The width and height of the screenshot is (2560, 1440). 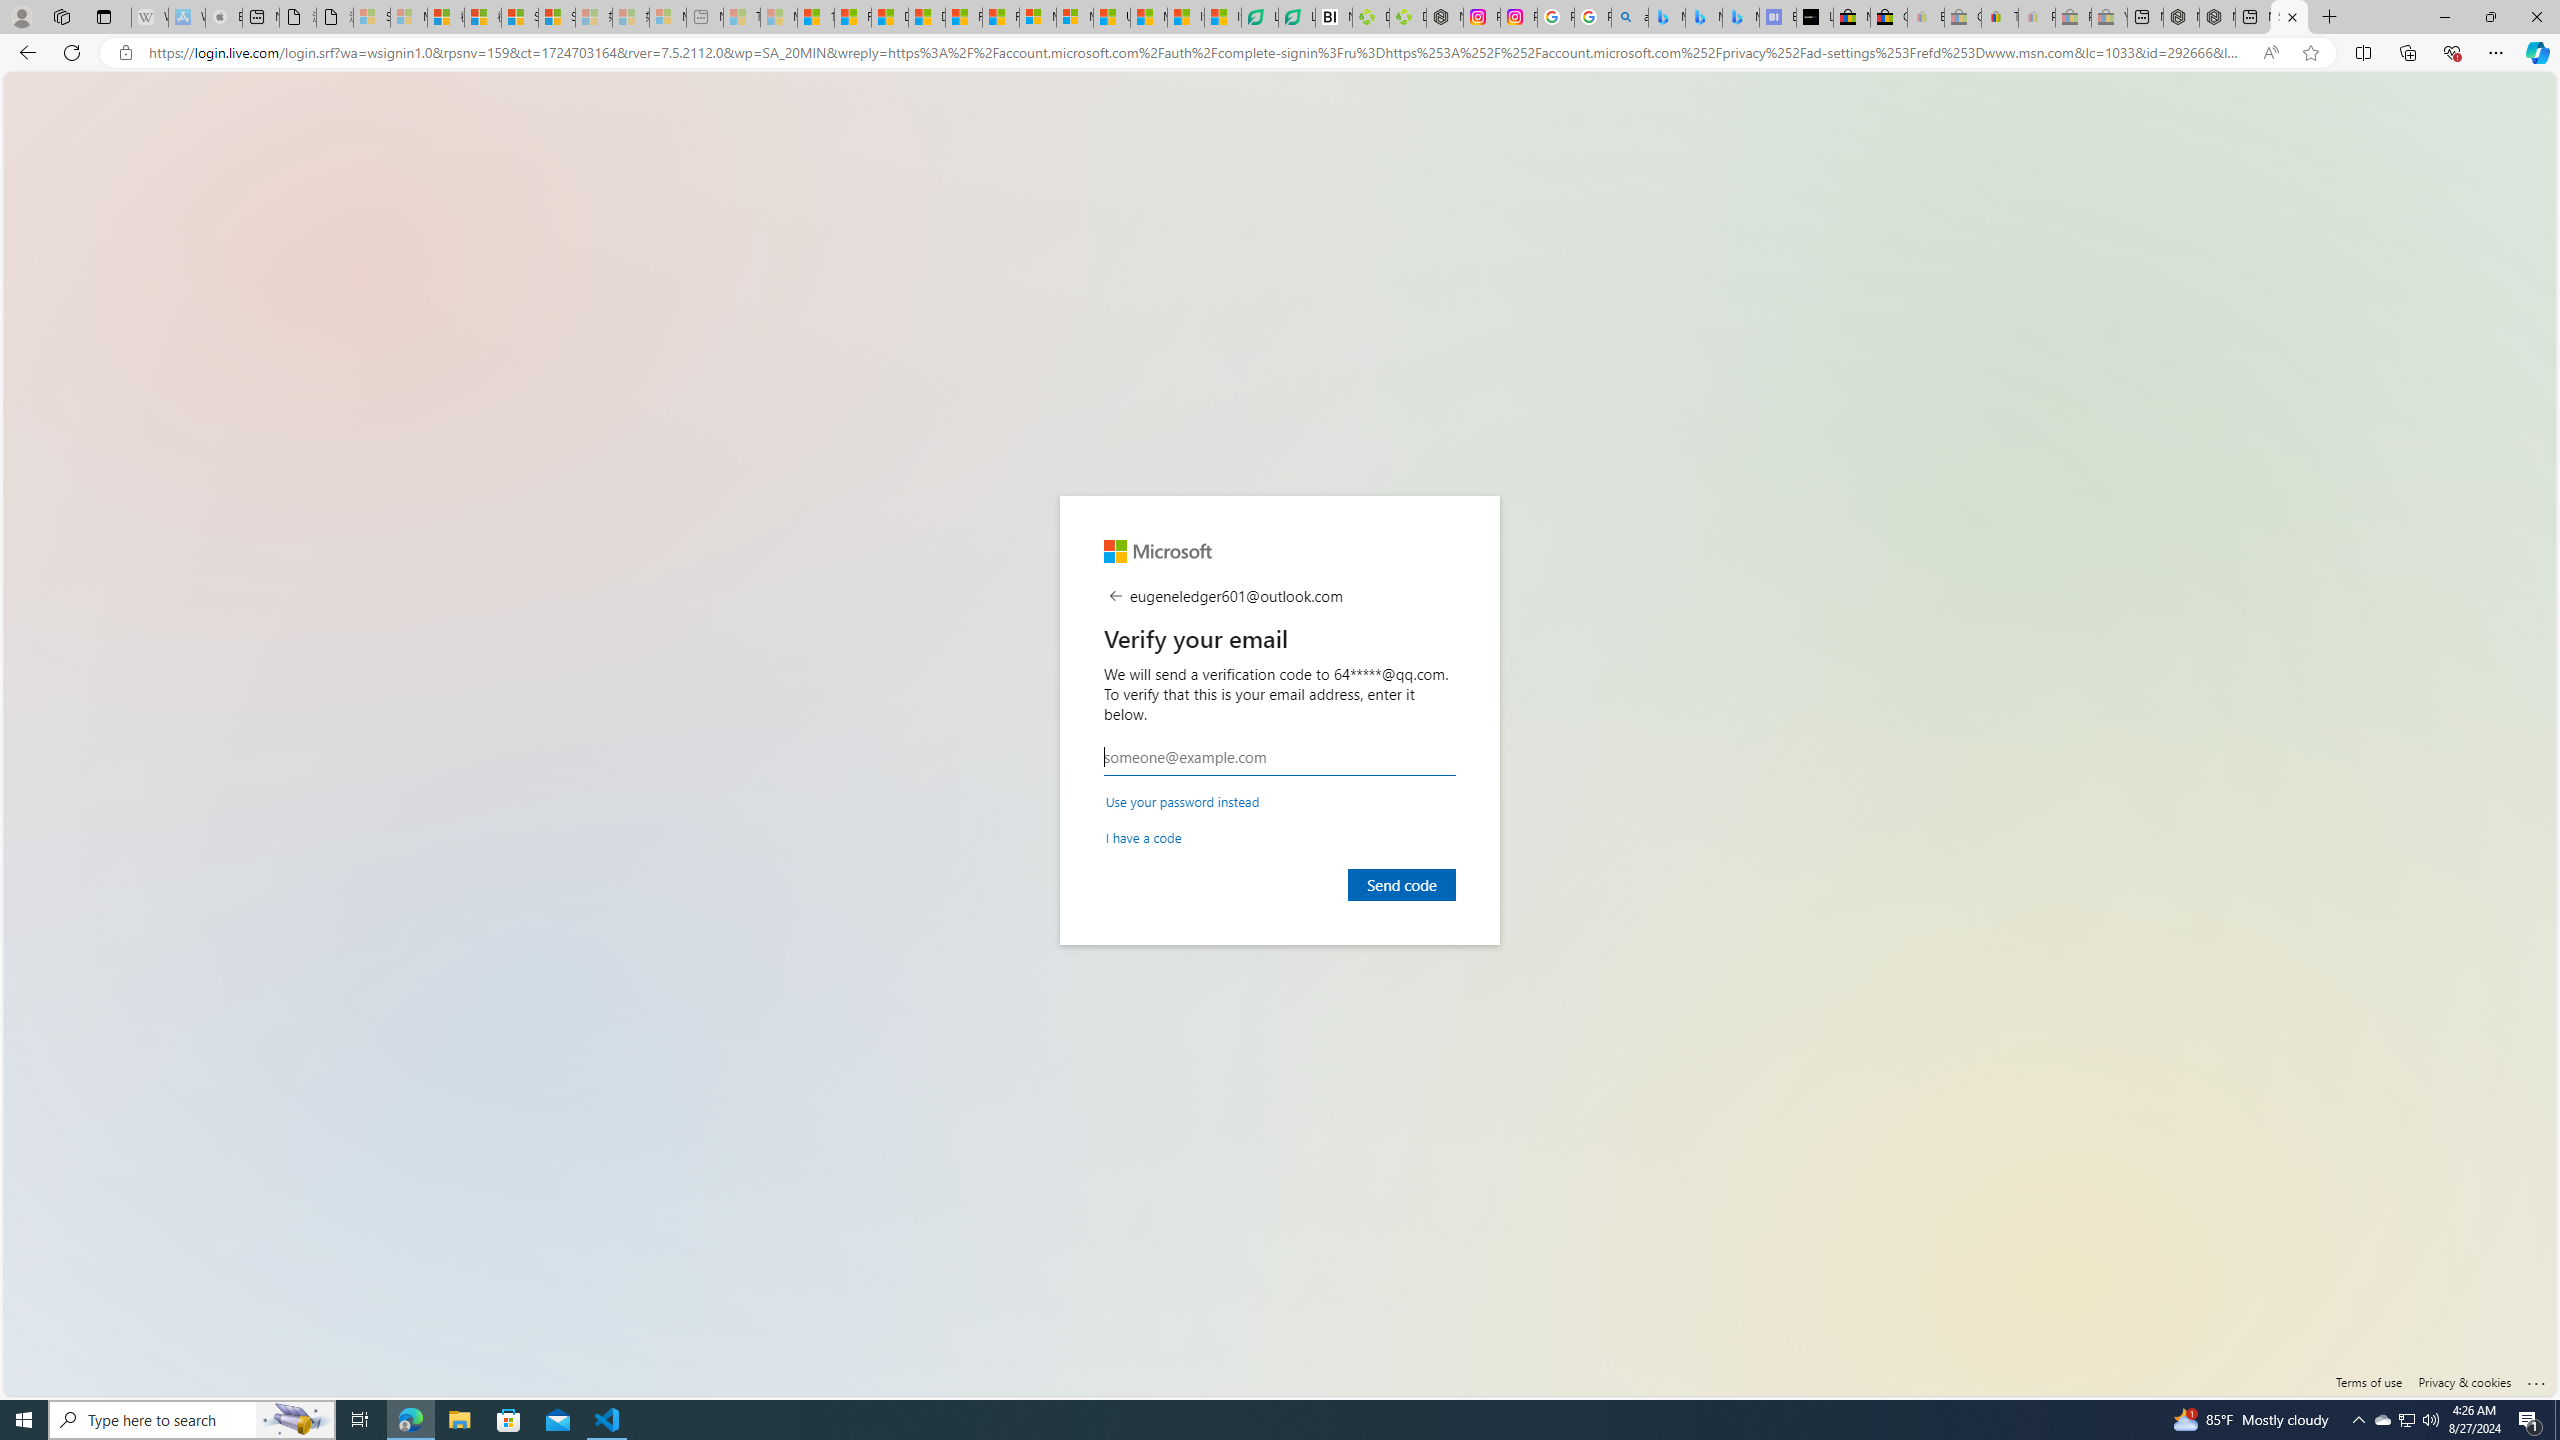 I want to click on 'Click here for troubleshooting information', so click(x=2535, y=1378).